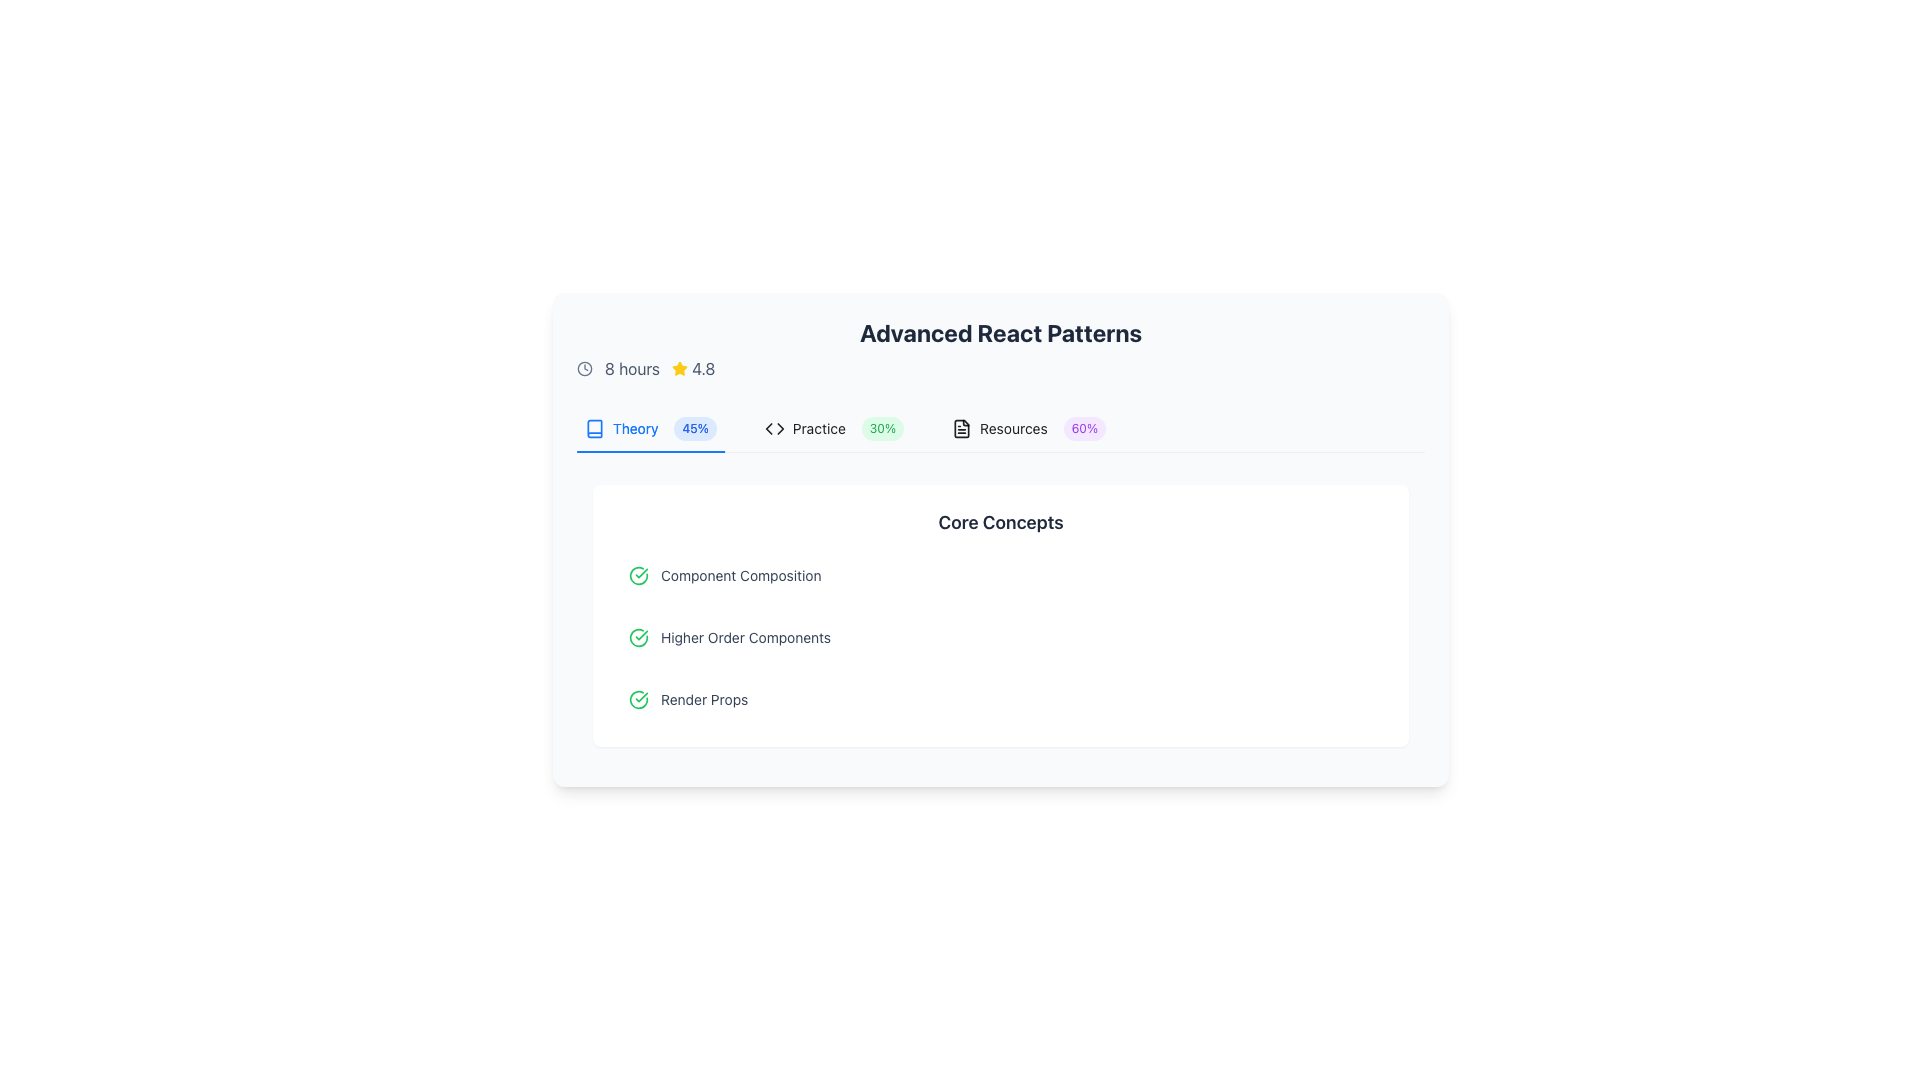  What do you see at coordinates (693, 369) in the screenshot?
I see `the rating indicator element, which displays a star icon and a numeric value indicating the rating of a course or item, located at the top-left area of the interface` at bounding box center [693, 369].